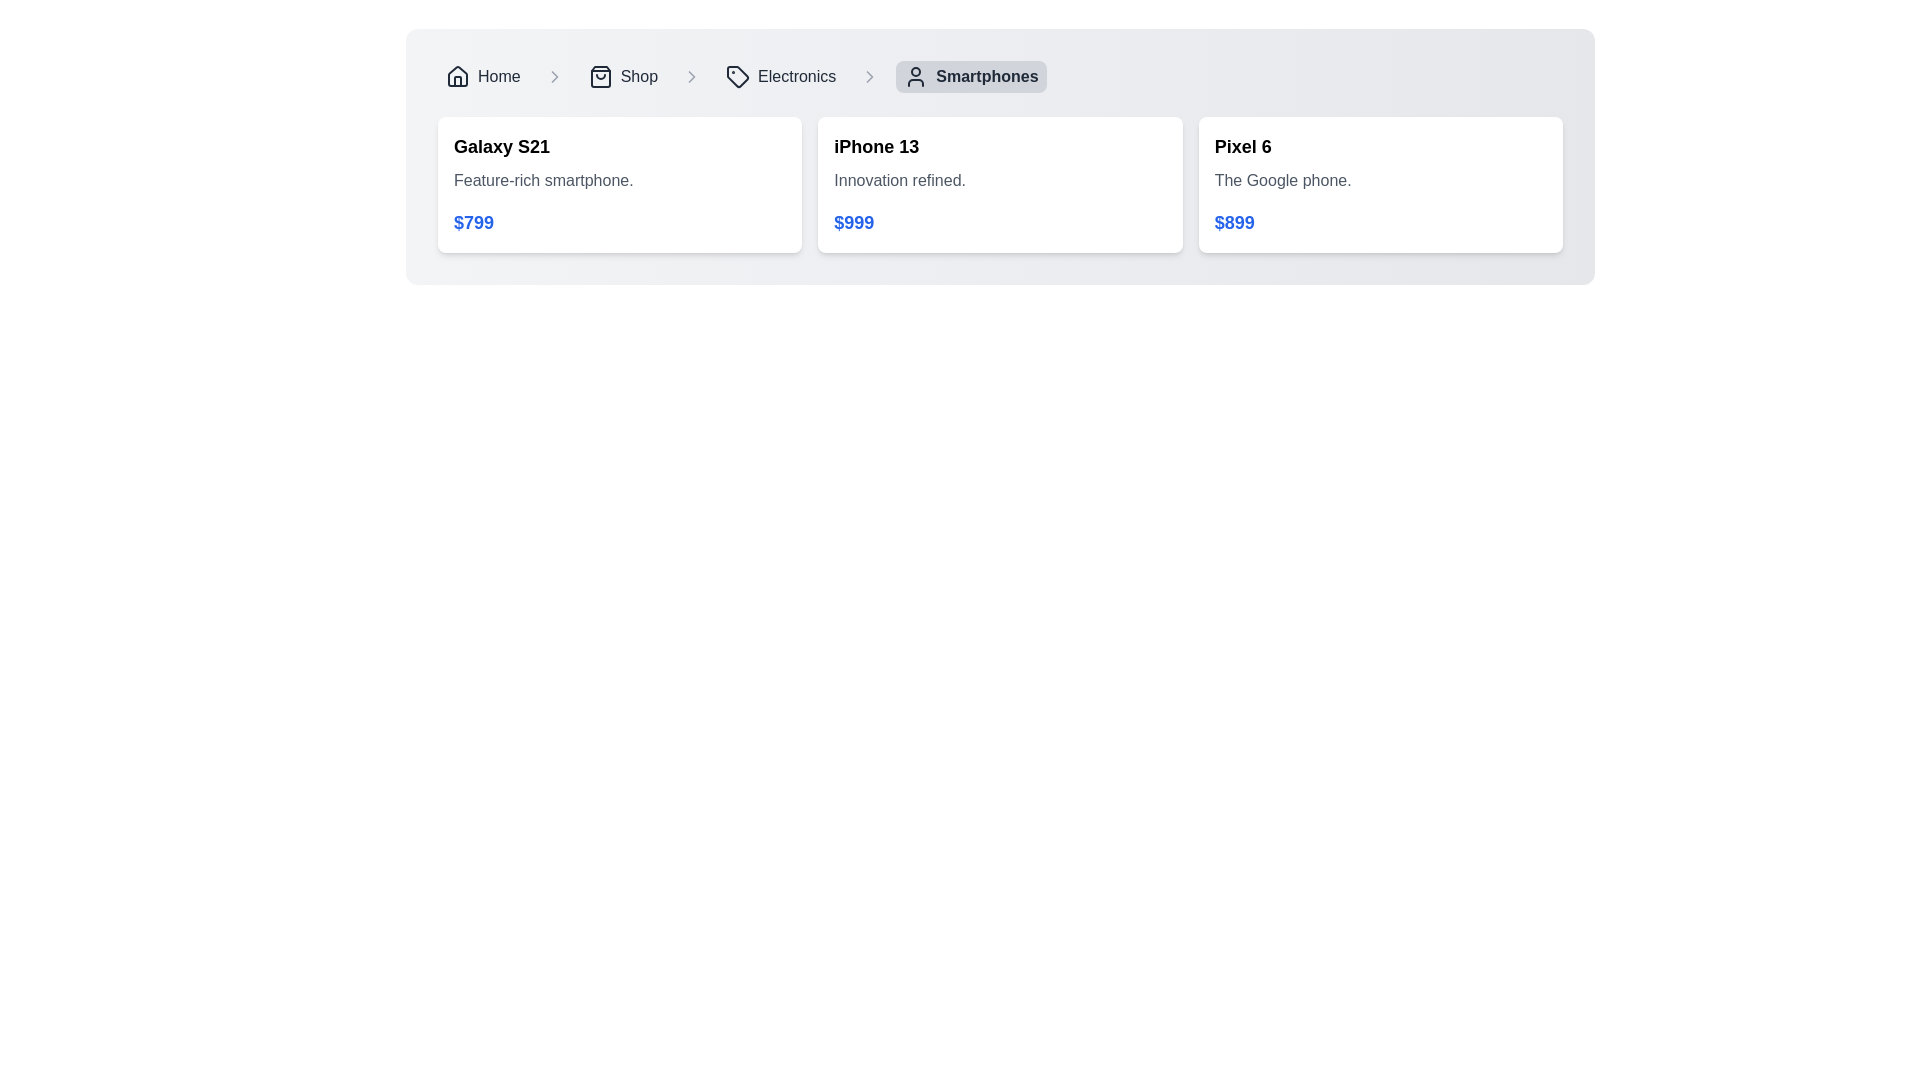  What do you see at coordinates (737, 76) in the screenshot?
I see `the 'Electronics' icon in the breadcrumb navigation, which is positioned between 'Shop' and 'Smartphones'` at bounding box center [737, 76].